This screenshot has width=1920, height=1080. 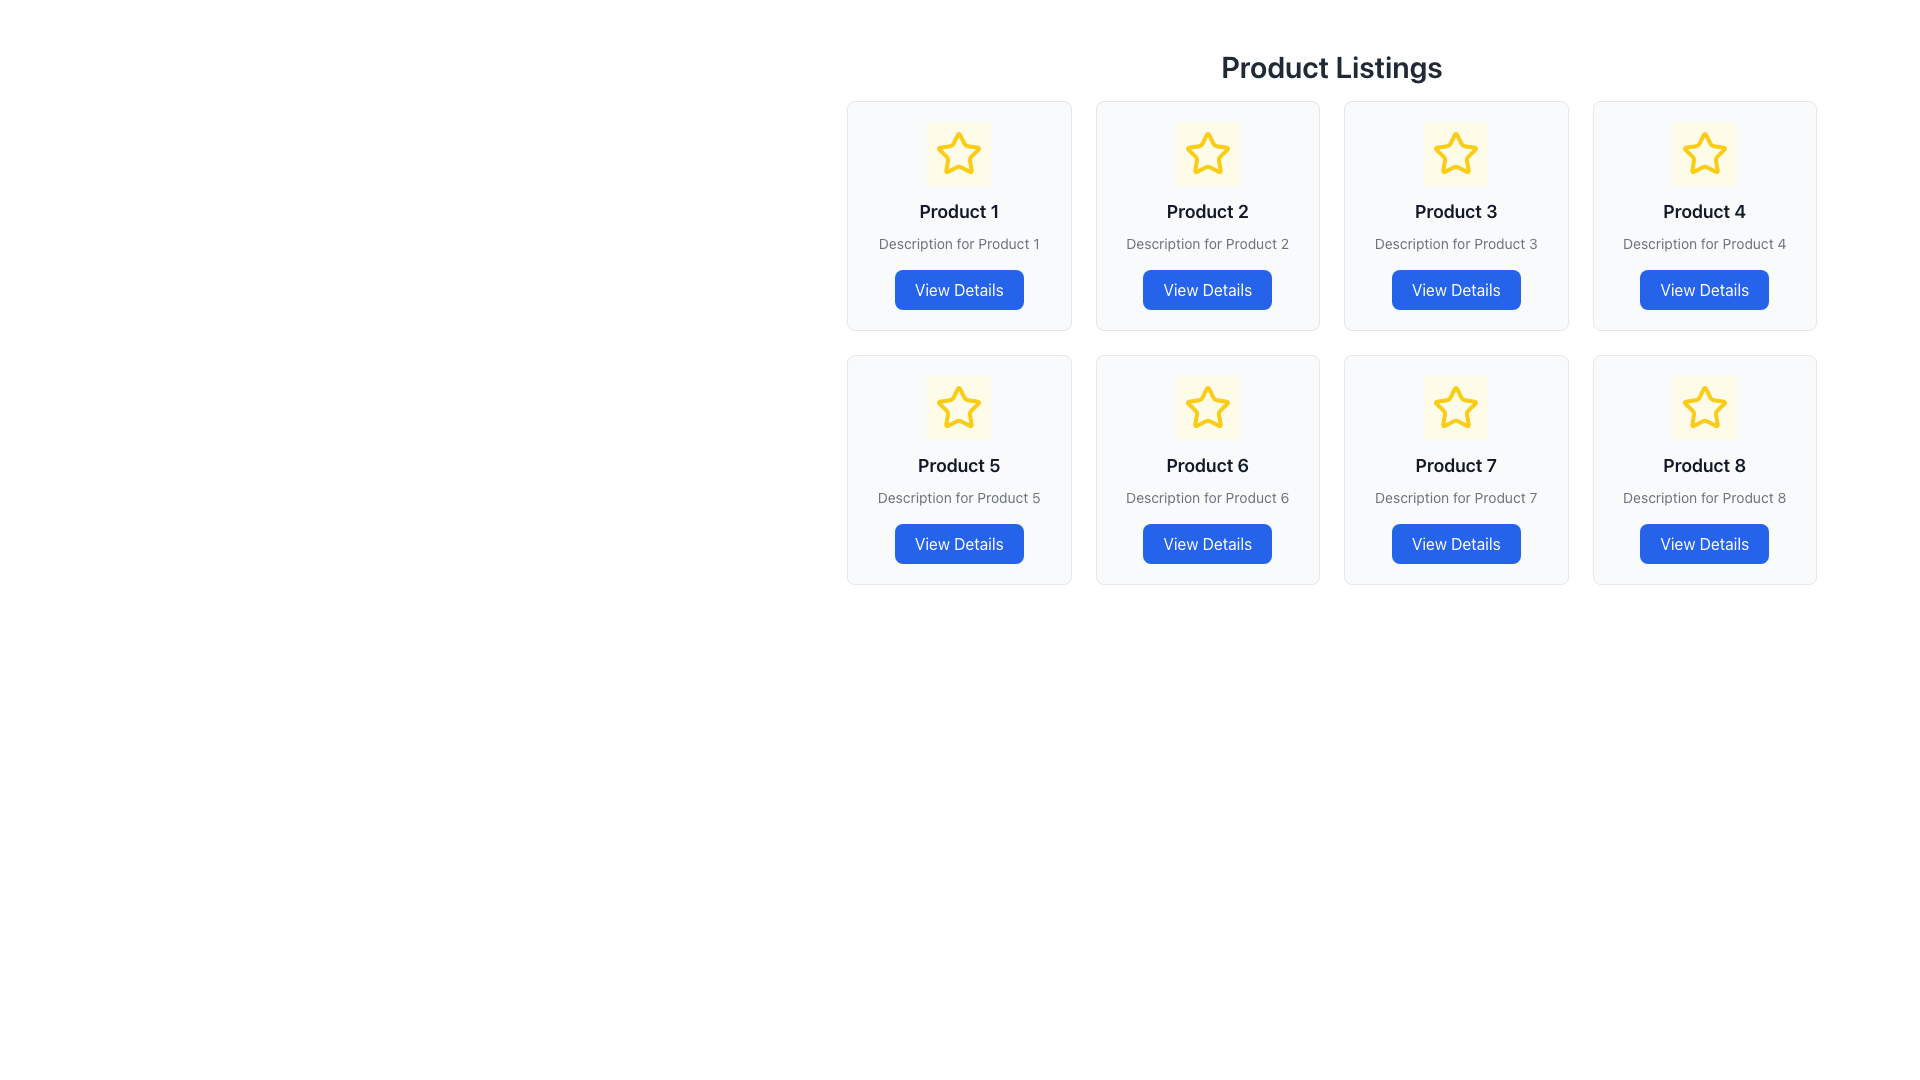 What do you see at coordinates (1206, 152) in the screenshot?
I see `the five-pointed star icon with a yellow outline located in the second cell of the top row under 'Product Listings', associated with 'Product 2'` at bounding box center [1206, 152].